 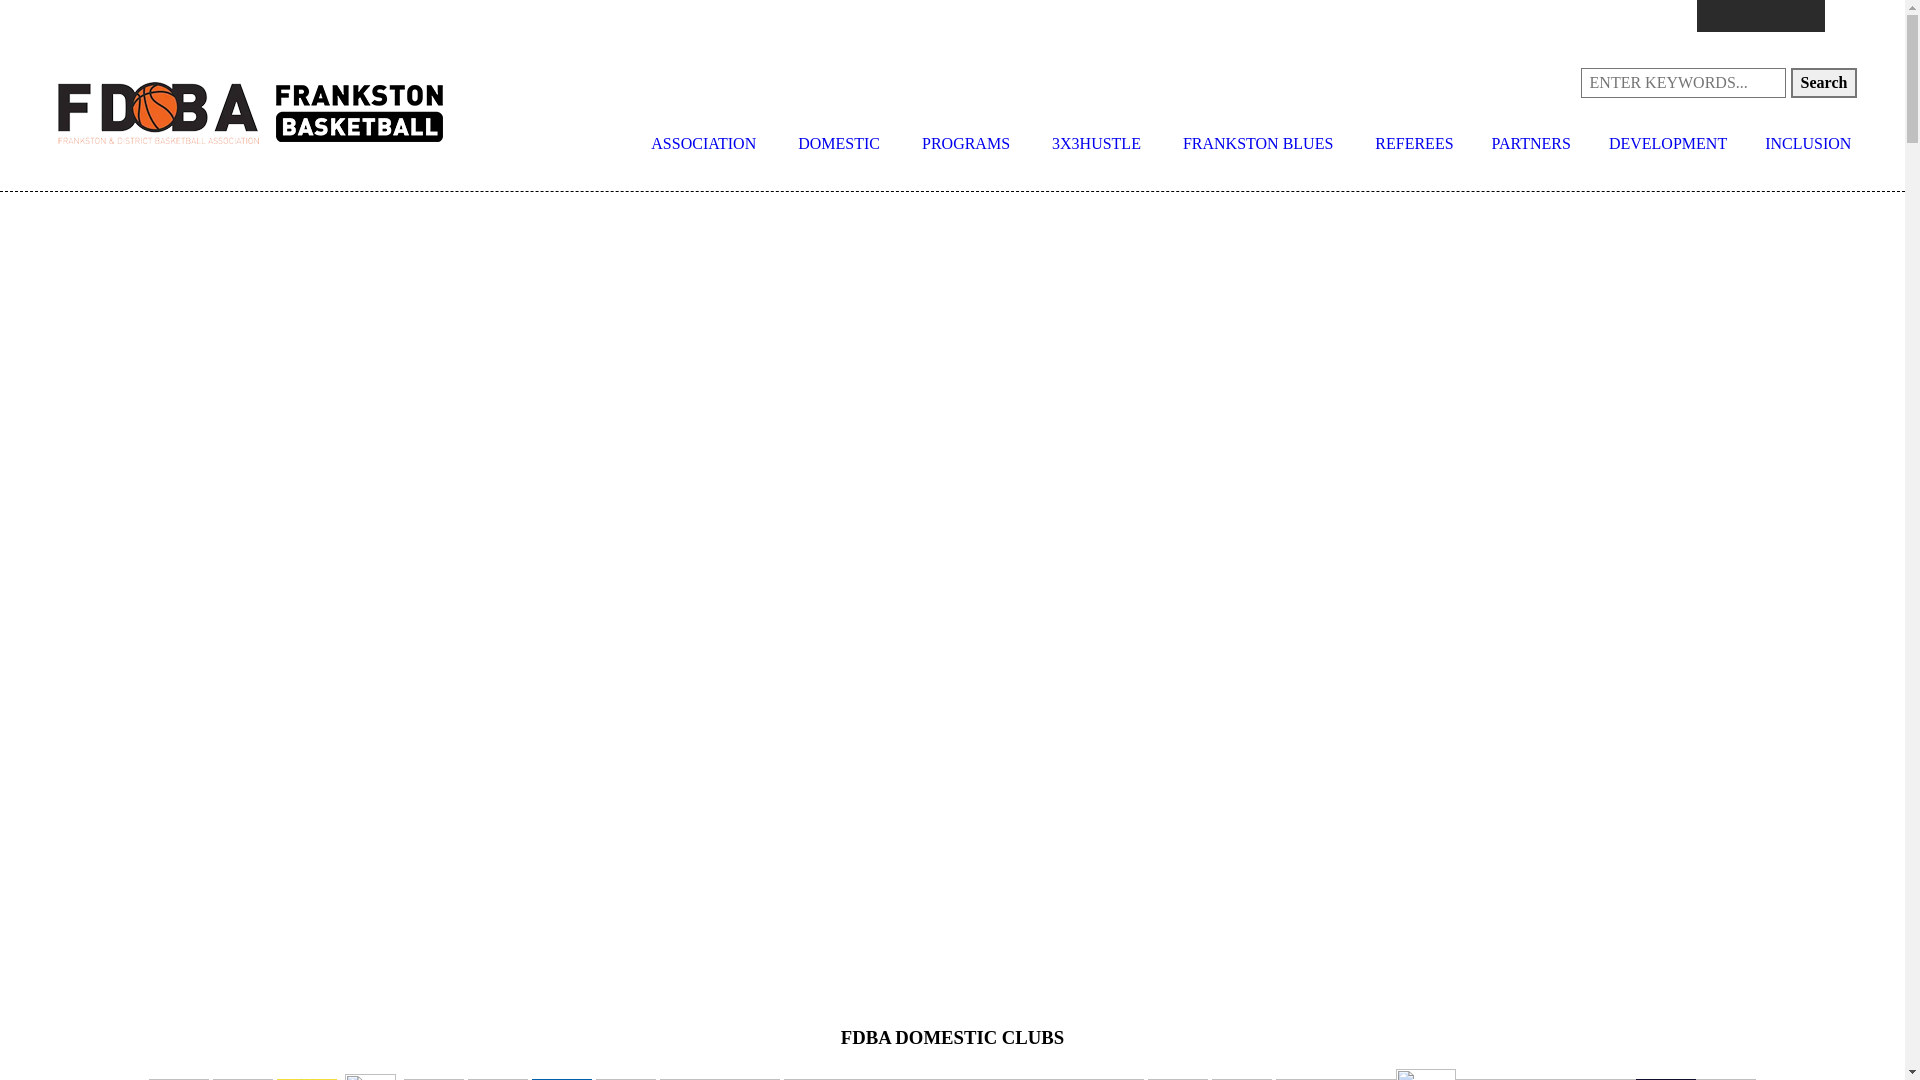 What do you see at coordinates (1808, 142) in the screenshot?
I see `'INCLUSION'` at bounding box center [1808, 142].